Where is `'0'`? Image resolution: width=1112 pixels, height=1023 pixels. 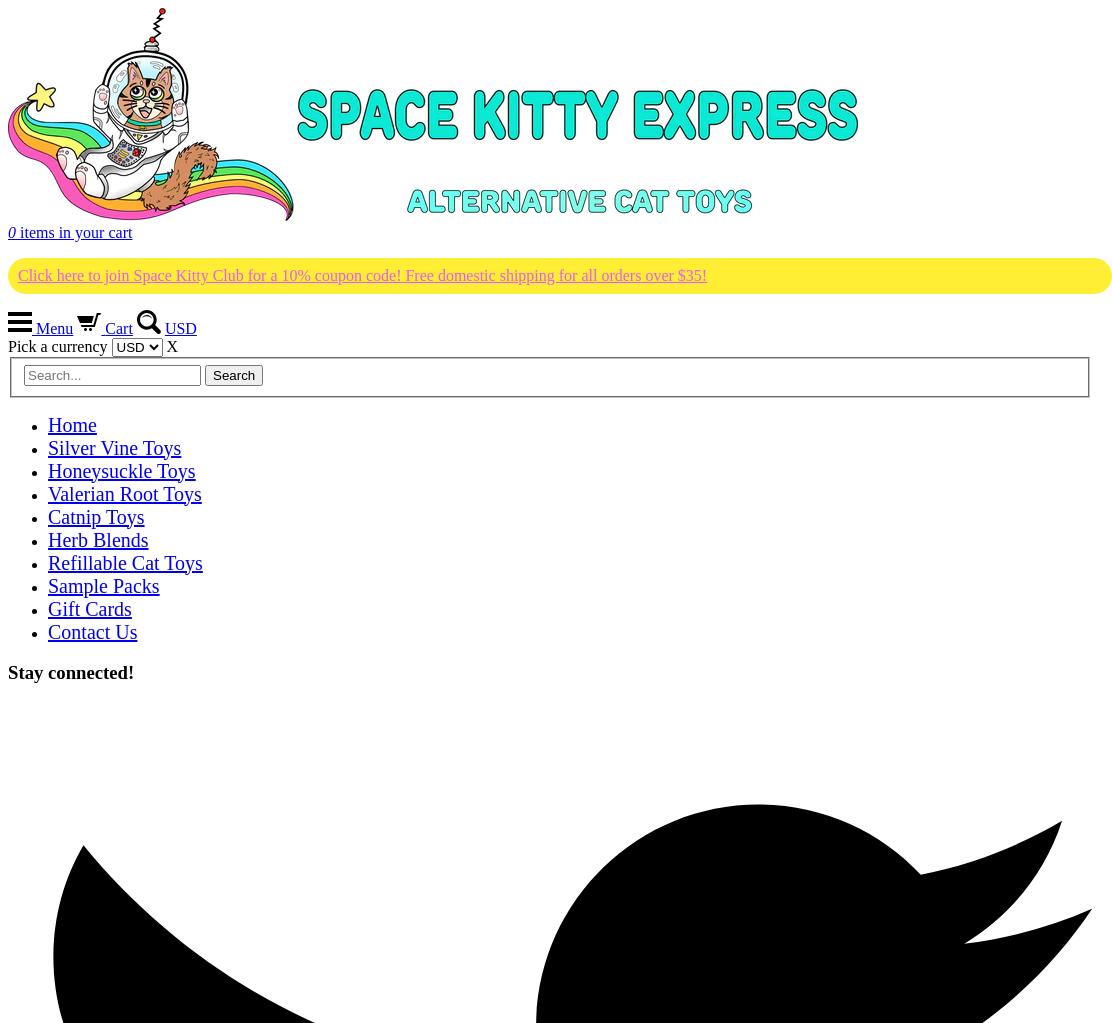
'0' is located at coordinates (8, 231).